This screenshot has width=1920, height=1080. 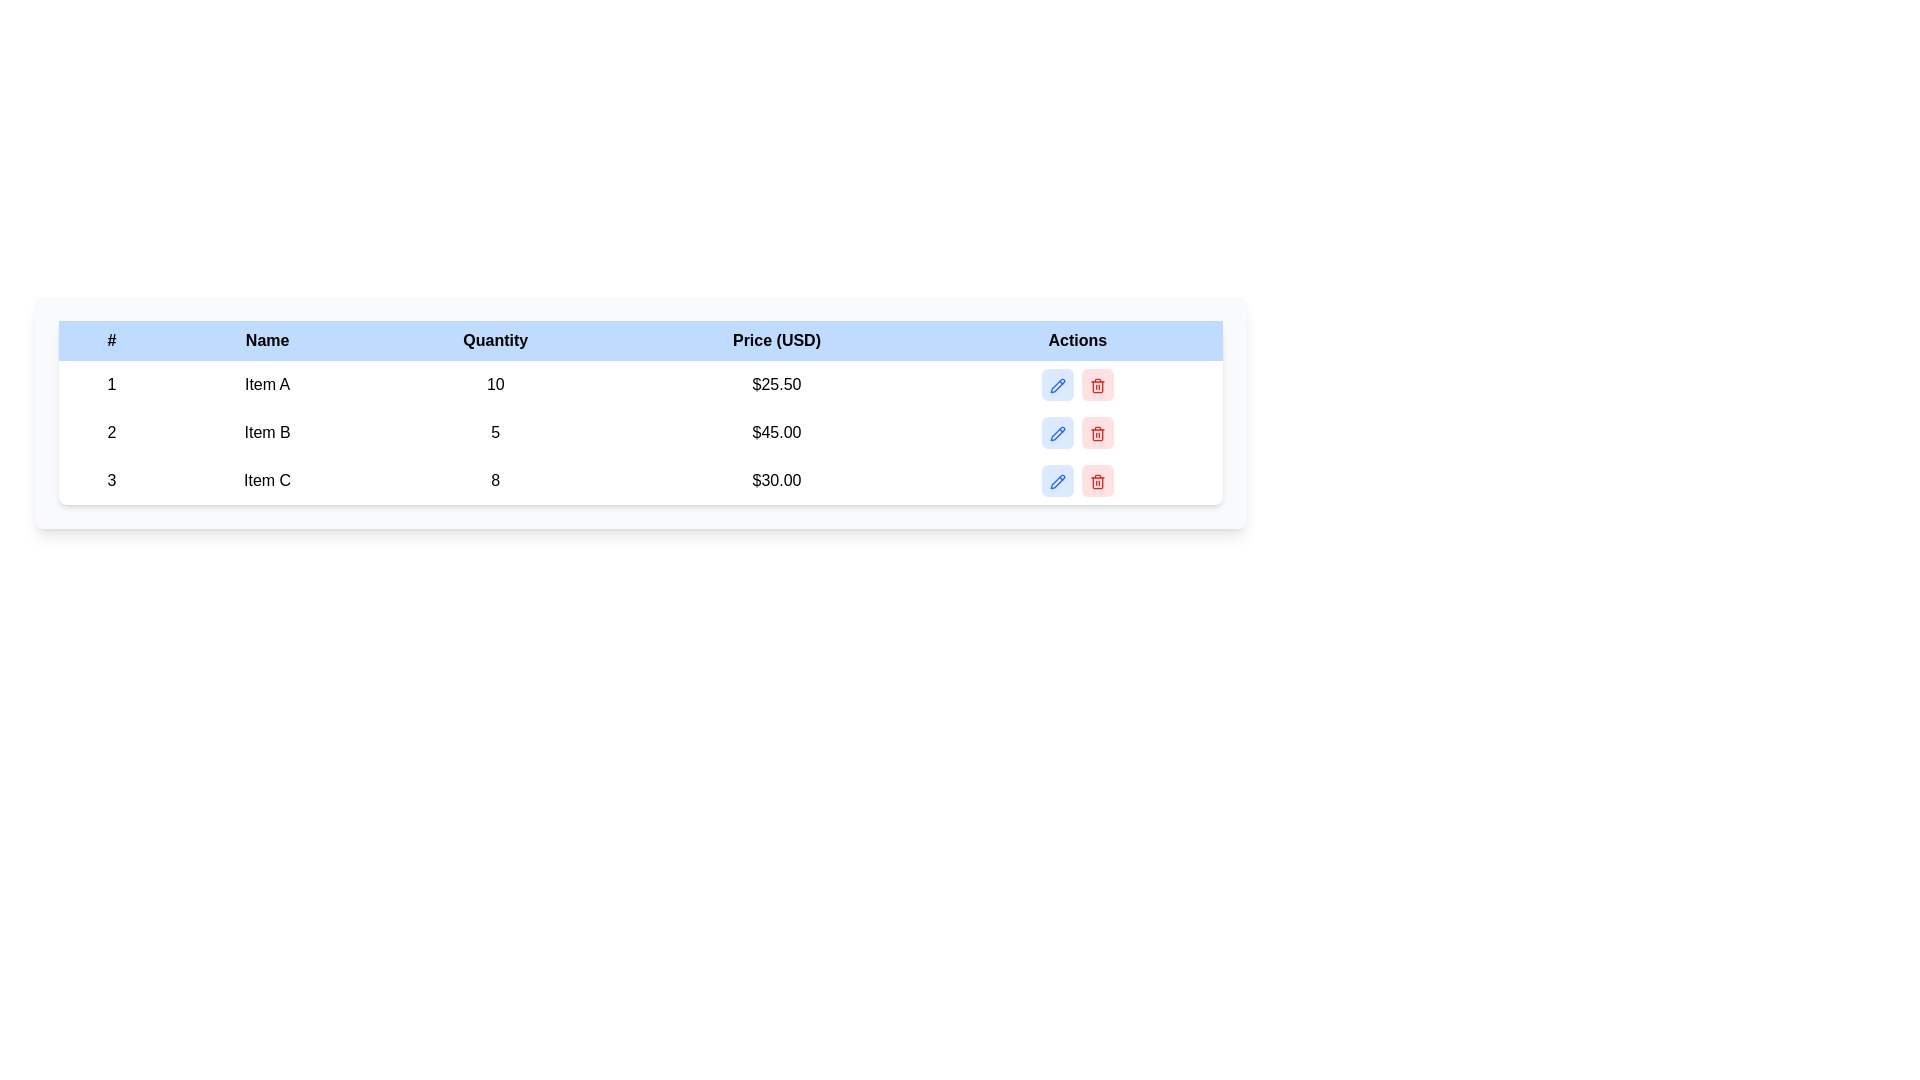 I want to click on the editor trigger icon located in the first position under the 'Actions' column of the third row in the table, so click(x=1056, y=481).